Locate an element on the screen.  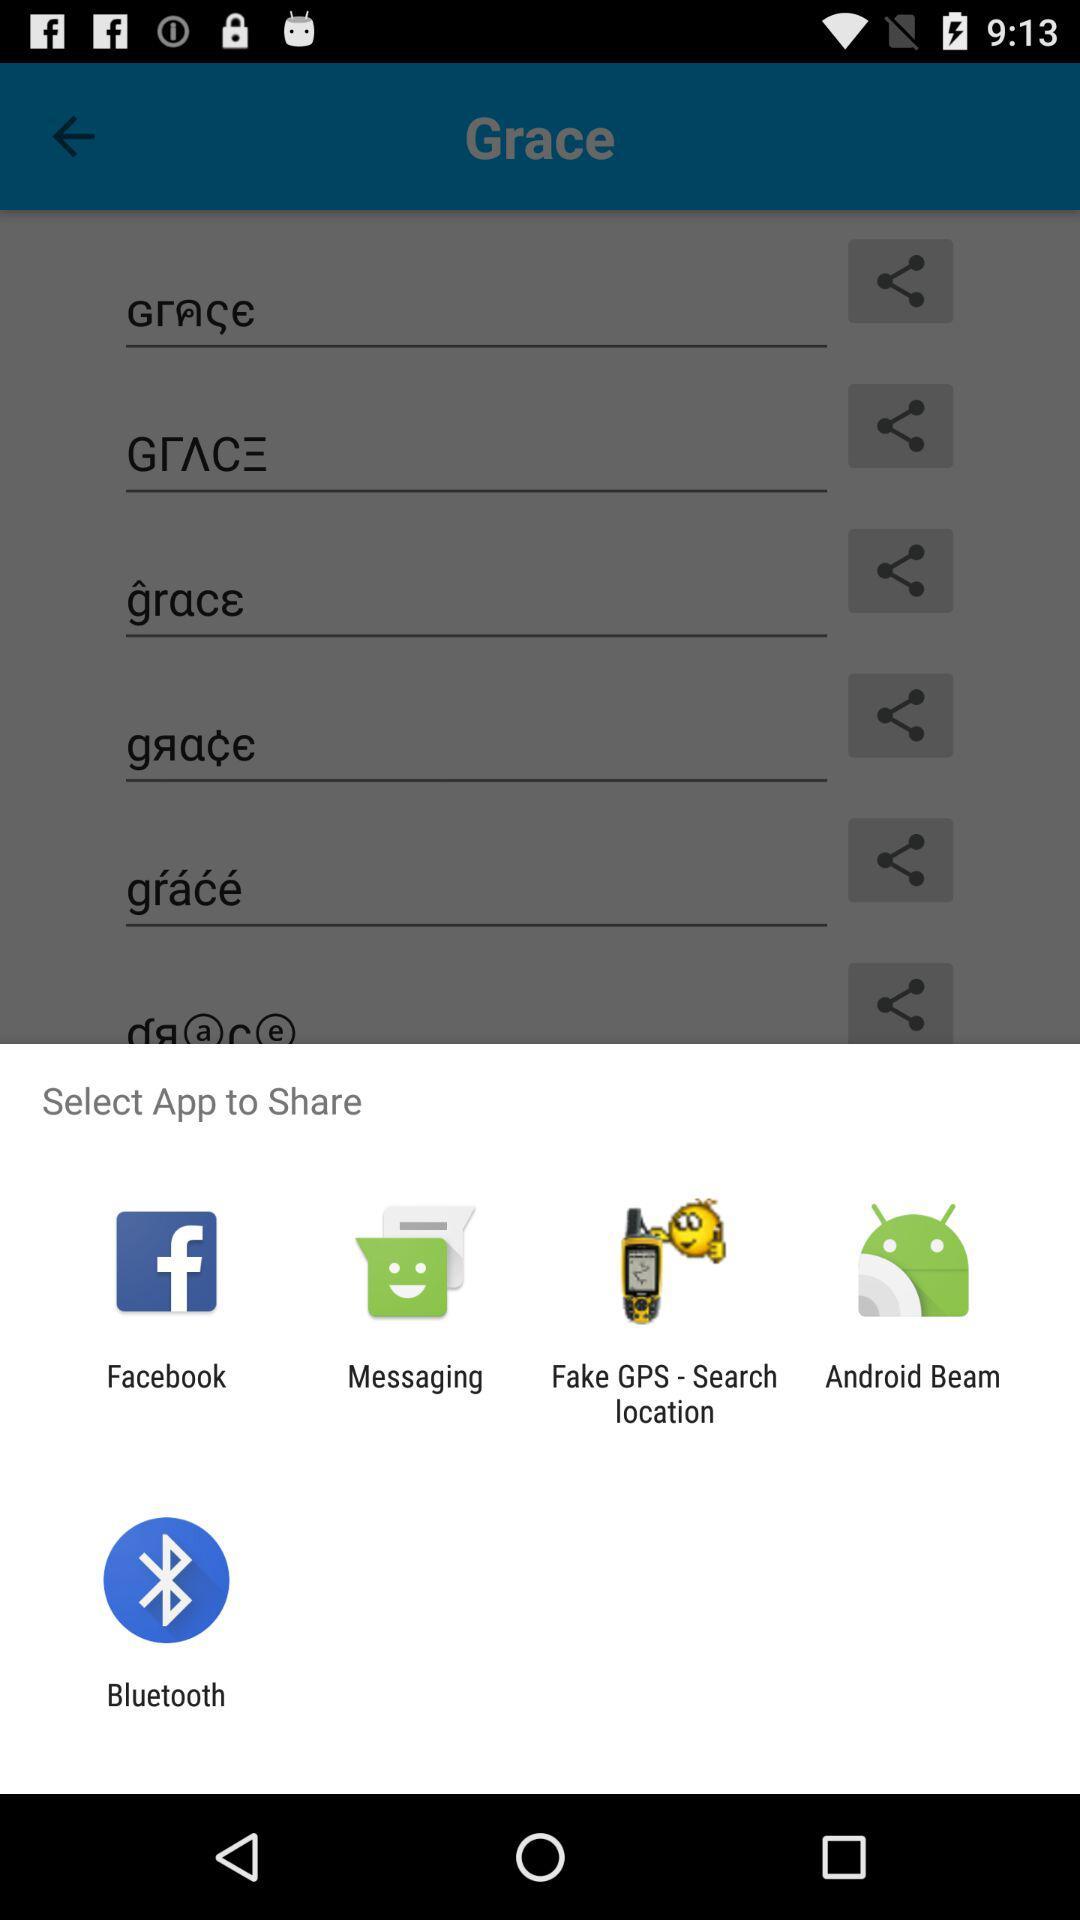
bluetooth app is located at coordinates (165, 1711).